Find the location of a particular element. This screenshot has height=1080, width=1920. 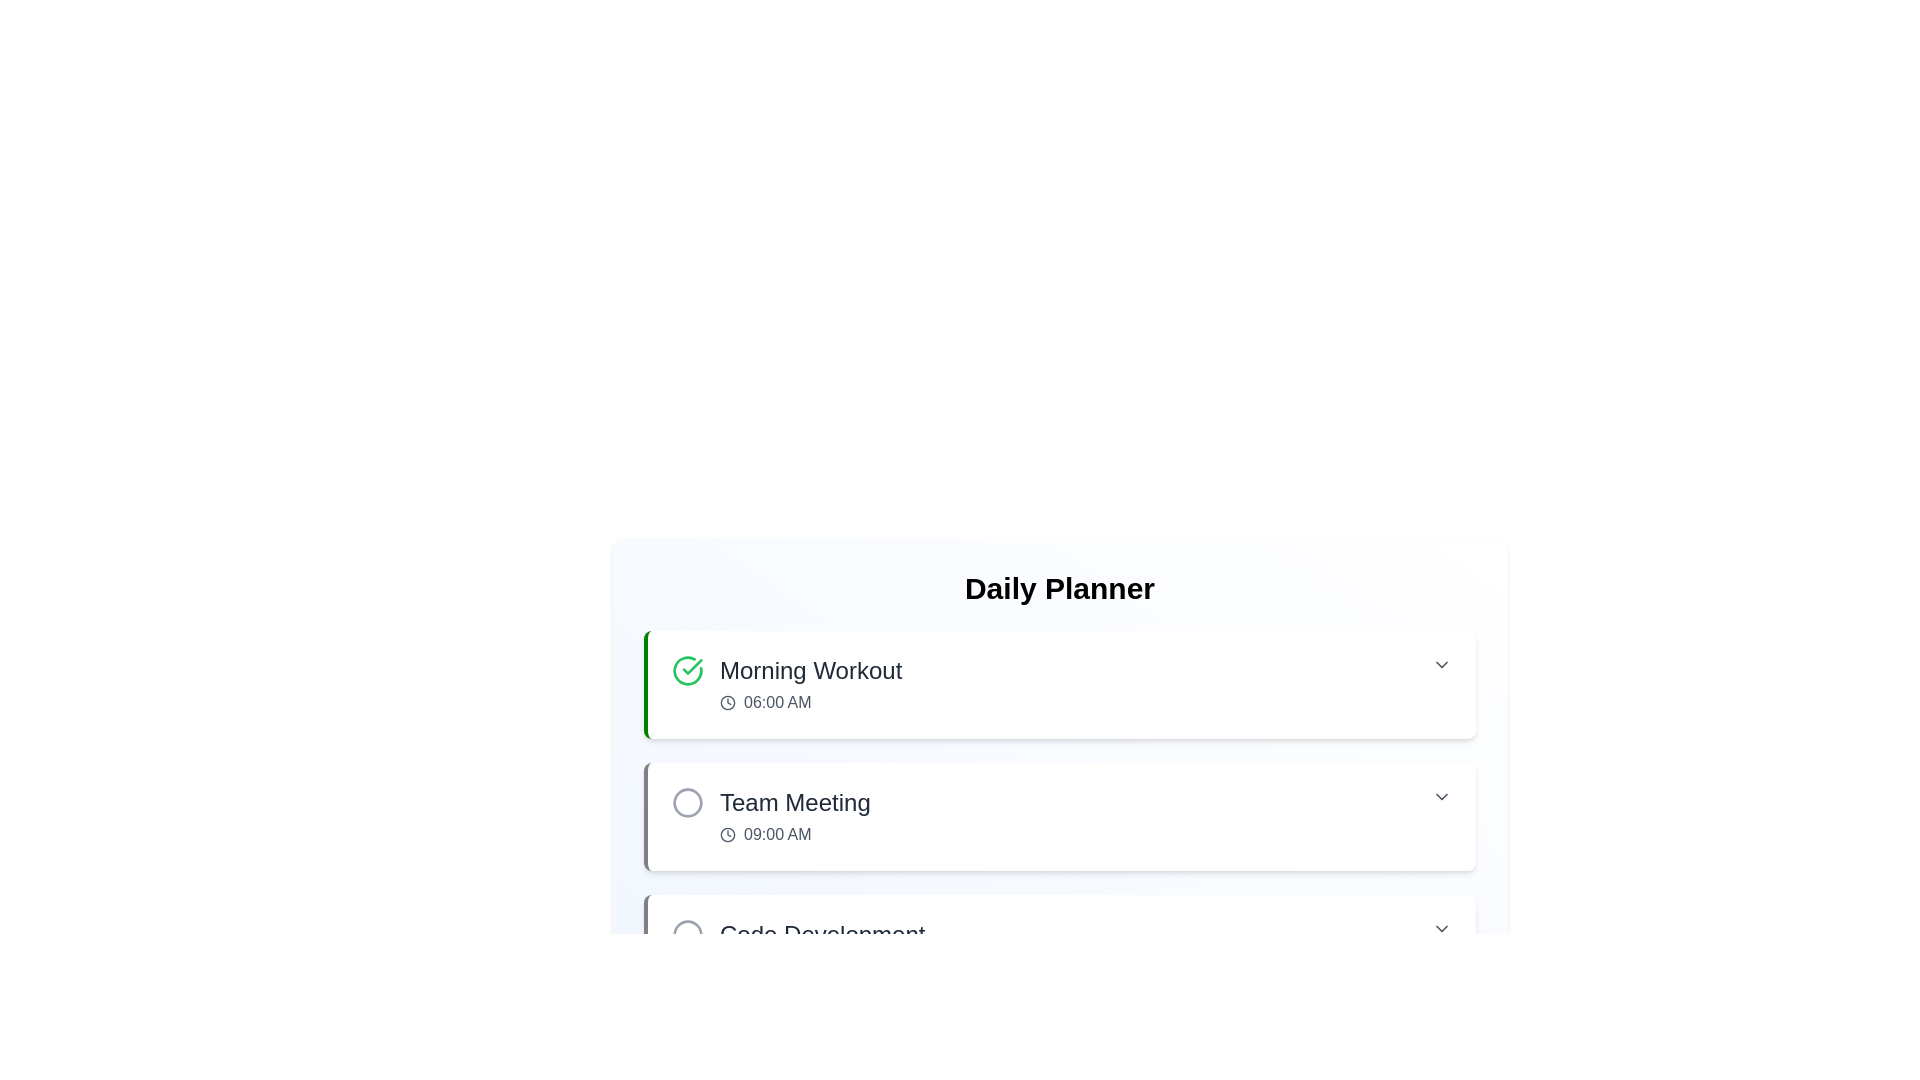

the clock icon that represents the scheduled time, located to the left of the '06:00 AM' text in the Daily Planner section is located at coordinates (727, 701).